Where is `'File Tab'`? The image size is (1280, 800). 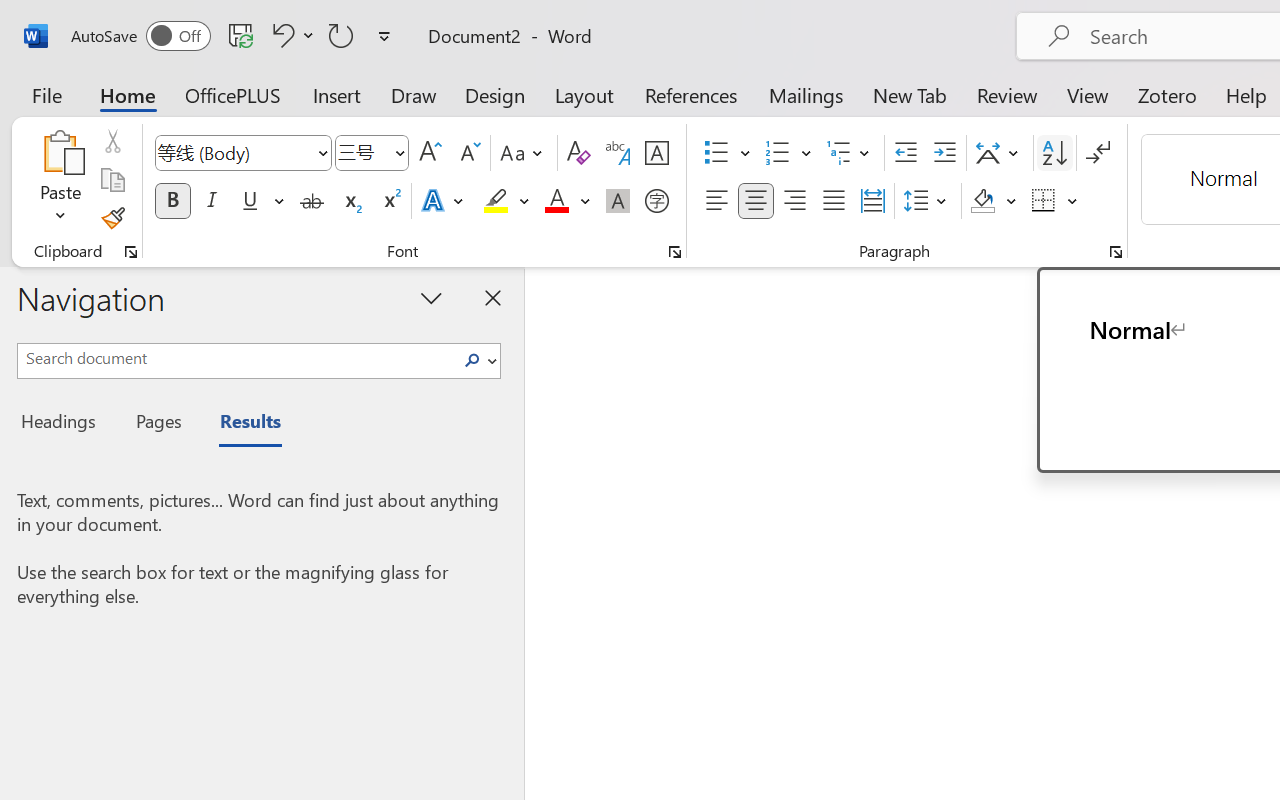
'File Tab' is located at coordinates (46, 94).